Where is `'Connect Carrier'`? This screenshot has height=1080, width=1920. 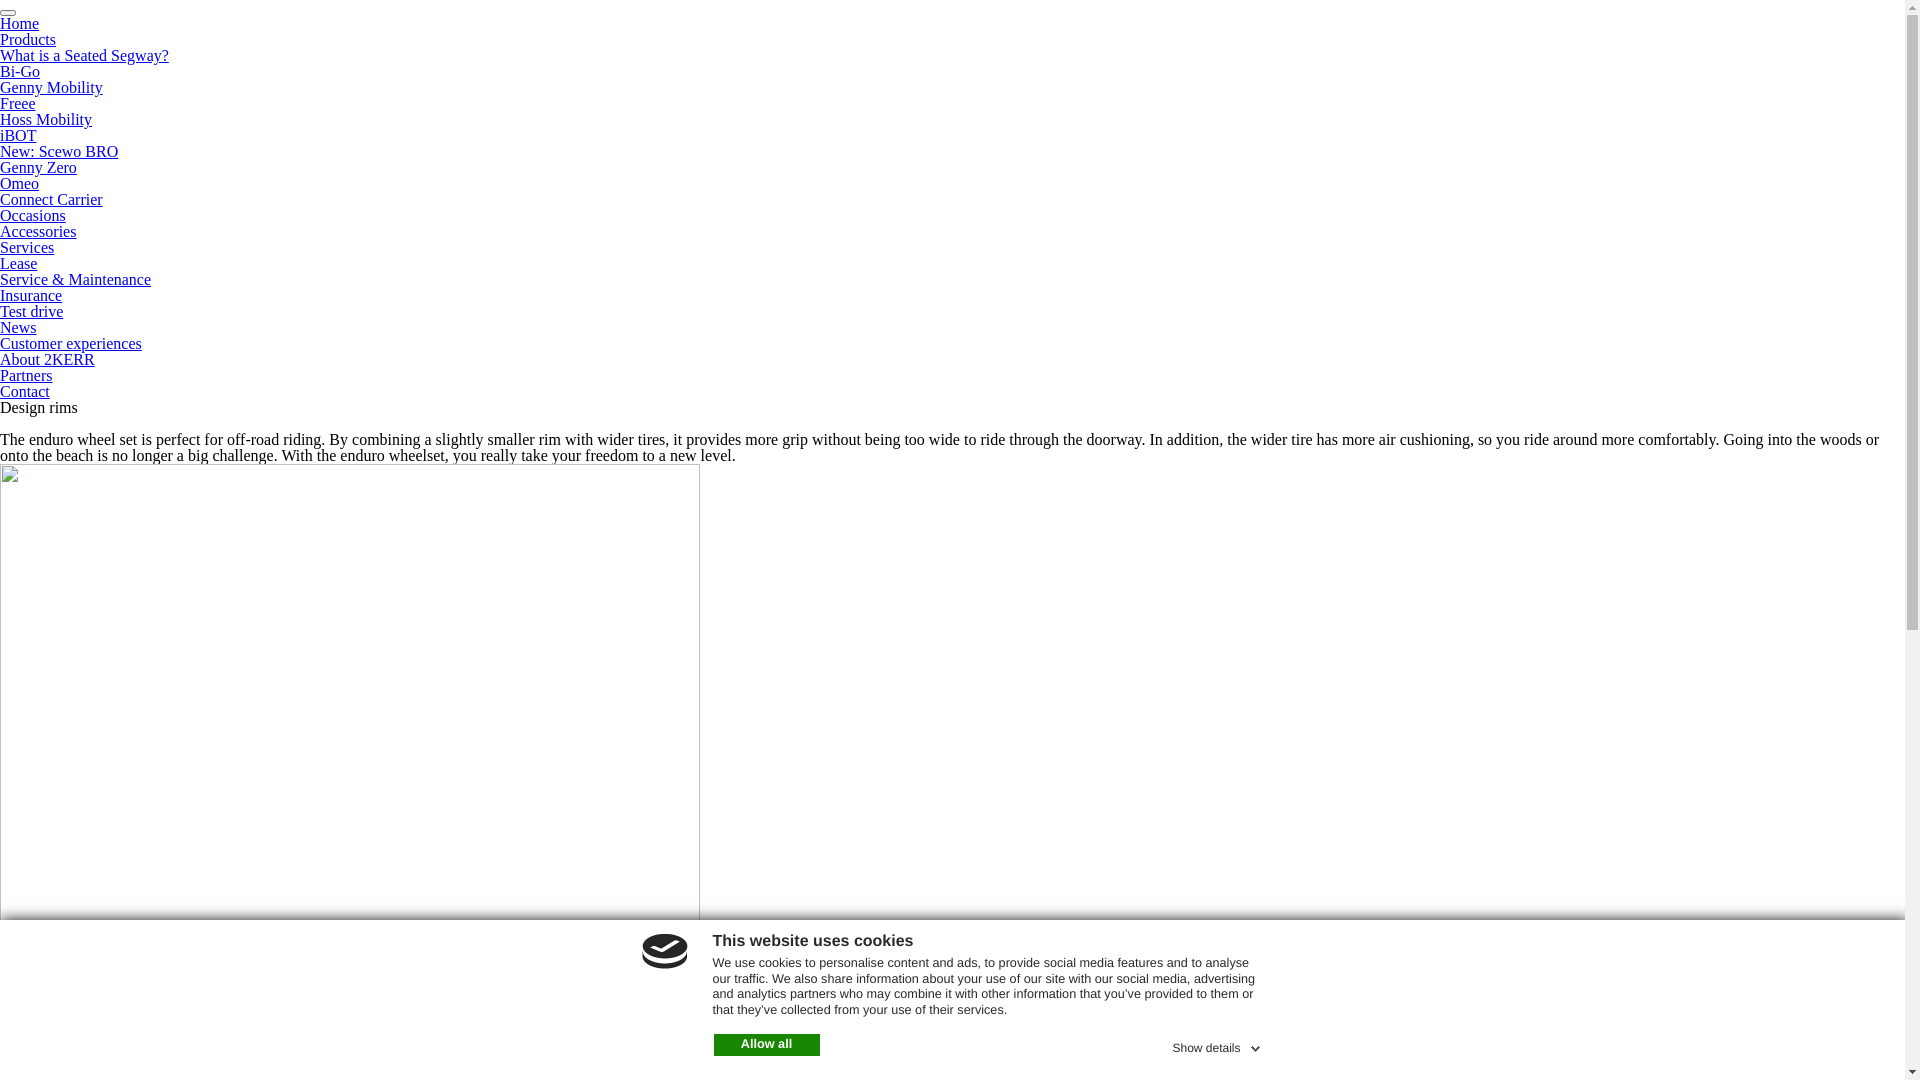 'Connect Carrier' is located at coordinates (51, 199).